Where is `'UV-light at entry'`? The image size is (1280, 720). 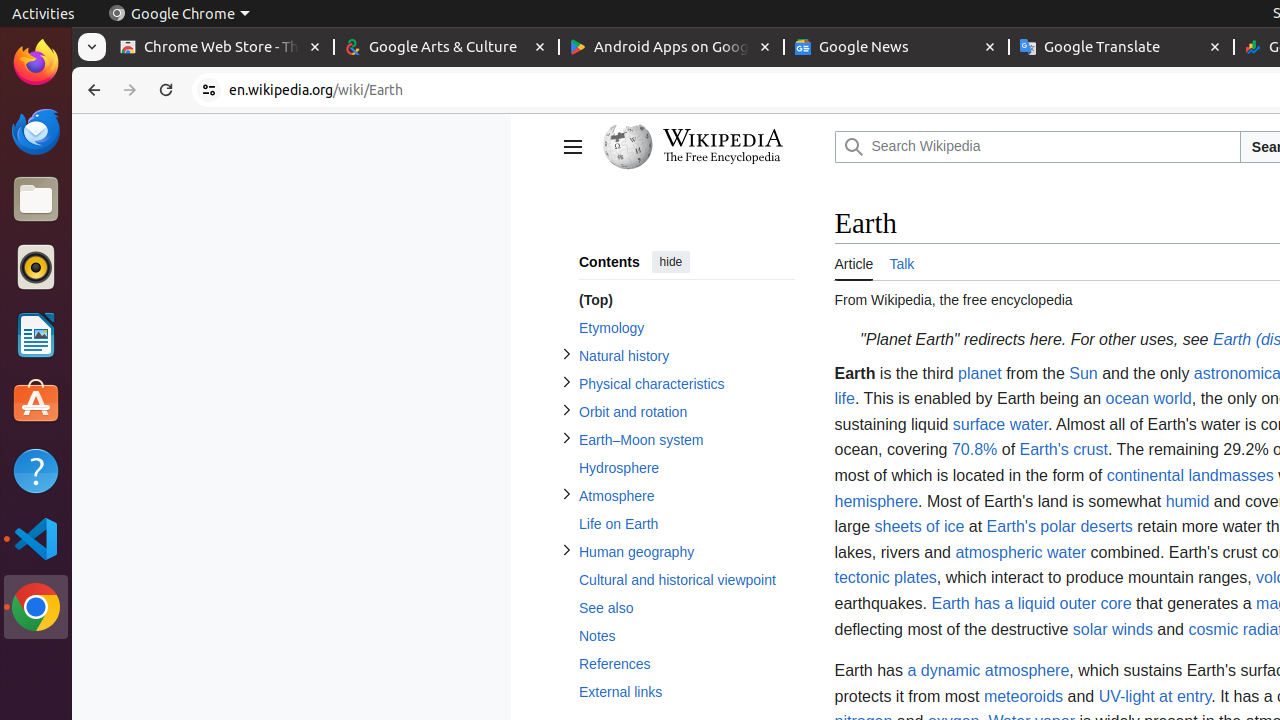 'UV-light at entry' is located at coordinates (1154, 695).